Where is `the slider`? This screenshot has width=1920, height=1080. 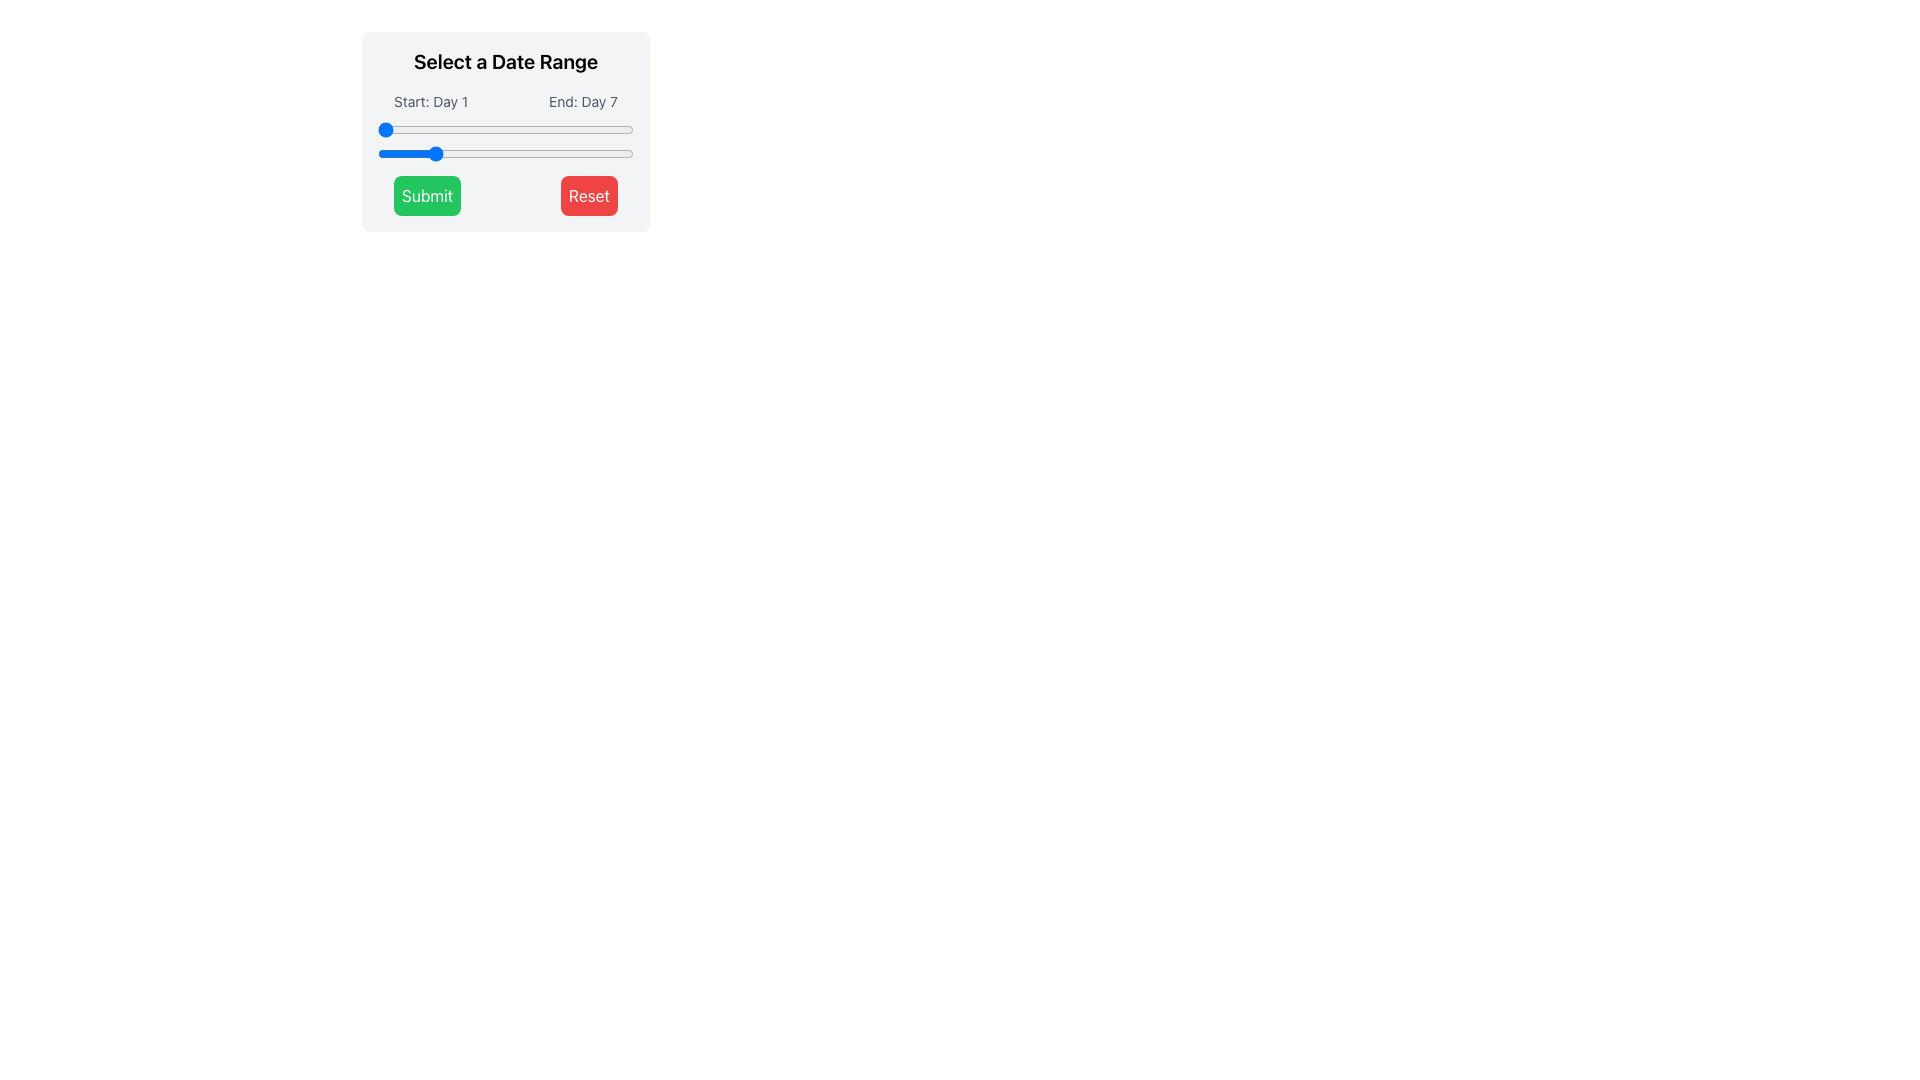
the slider is located at coordinates (501, 130).